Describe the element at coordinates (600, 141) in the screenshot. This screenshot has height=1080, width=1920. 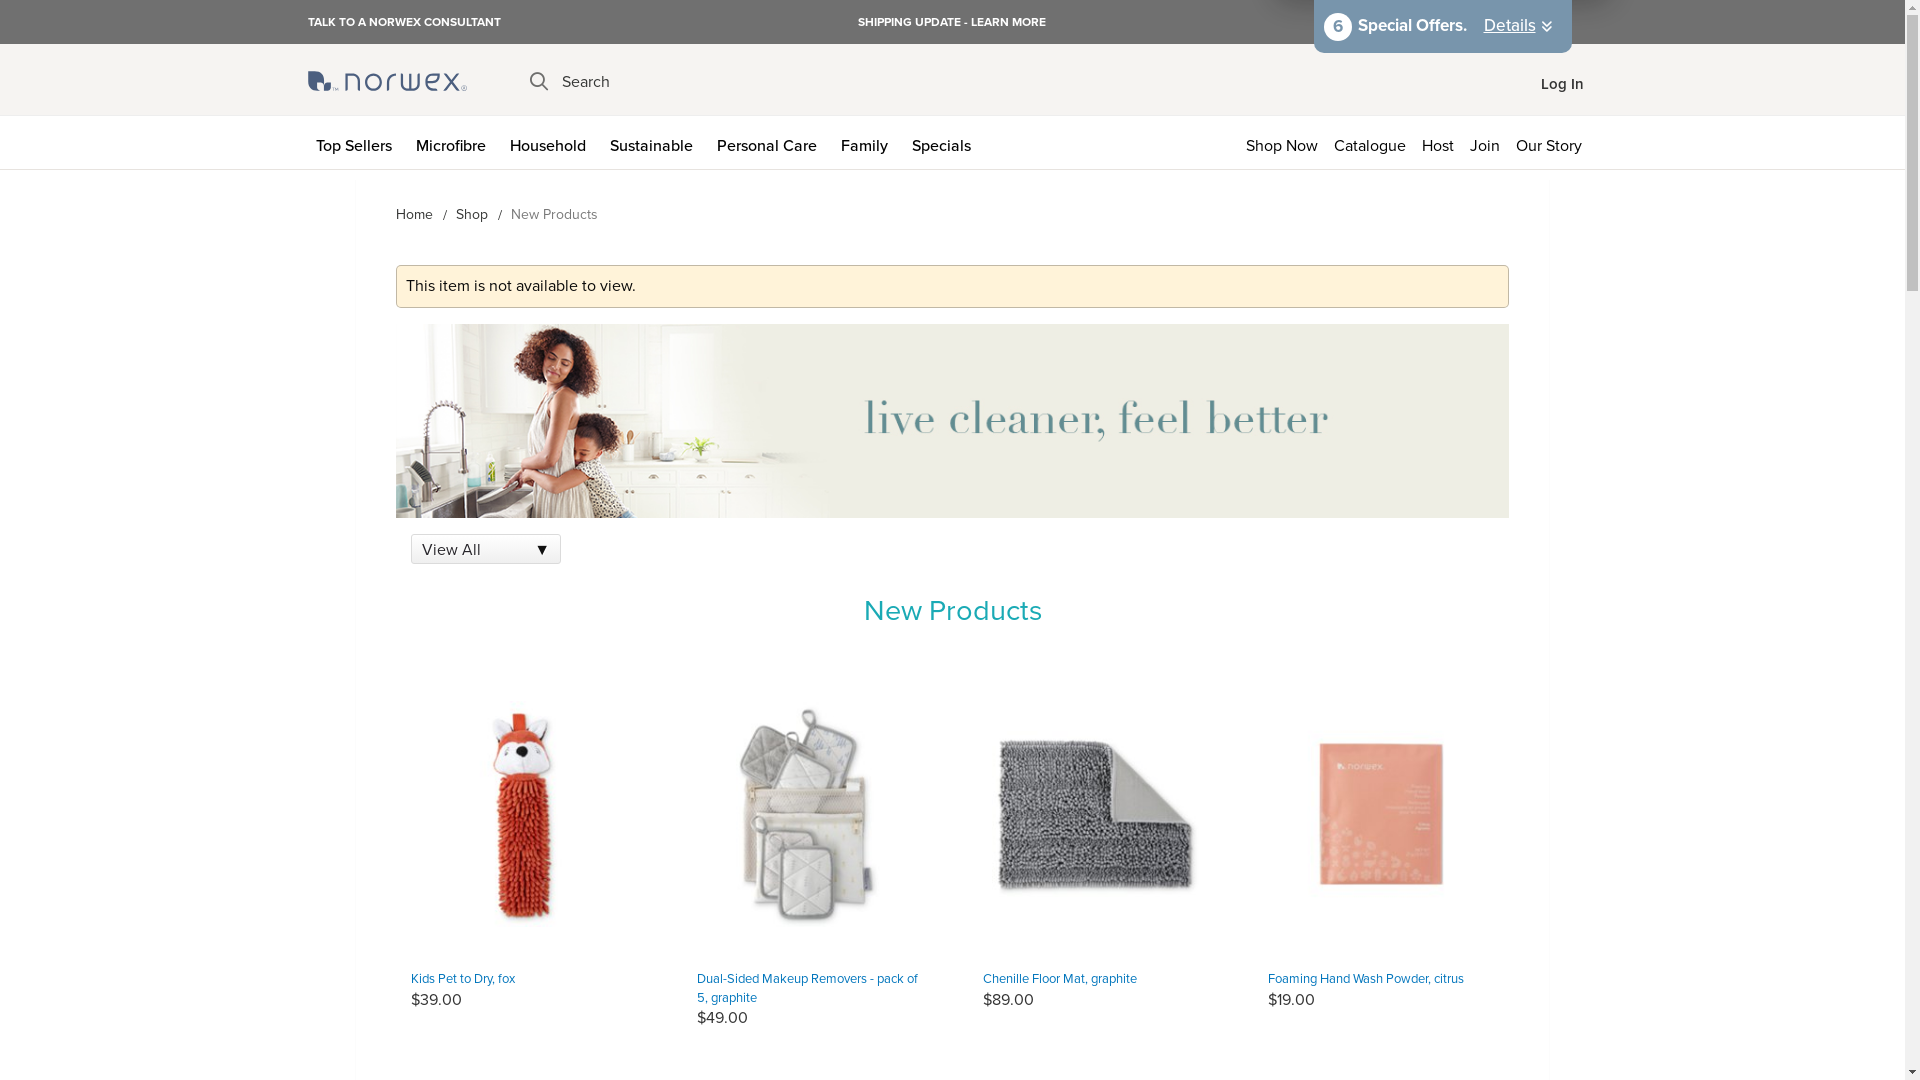
I see `'Sustainable'` at that location.